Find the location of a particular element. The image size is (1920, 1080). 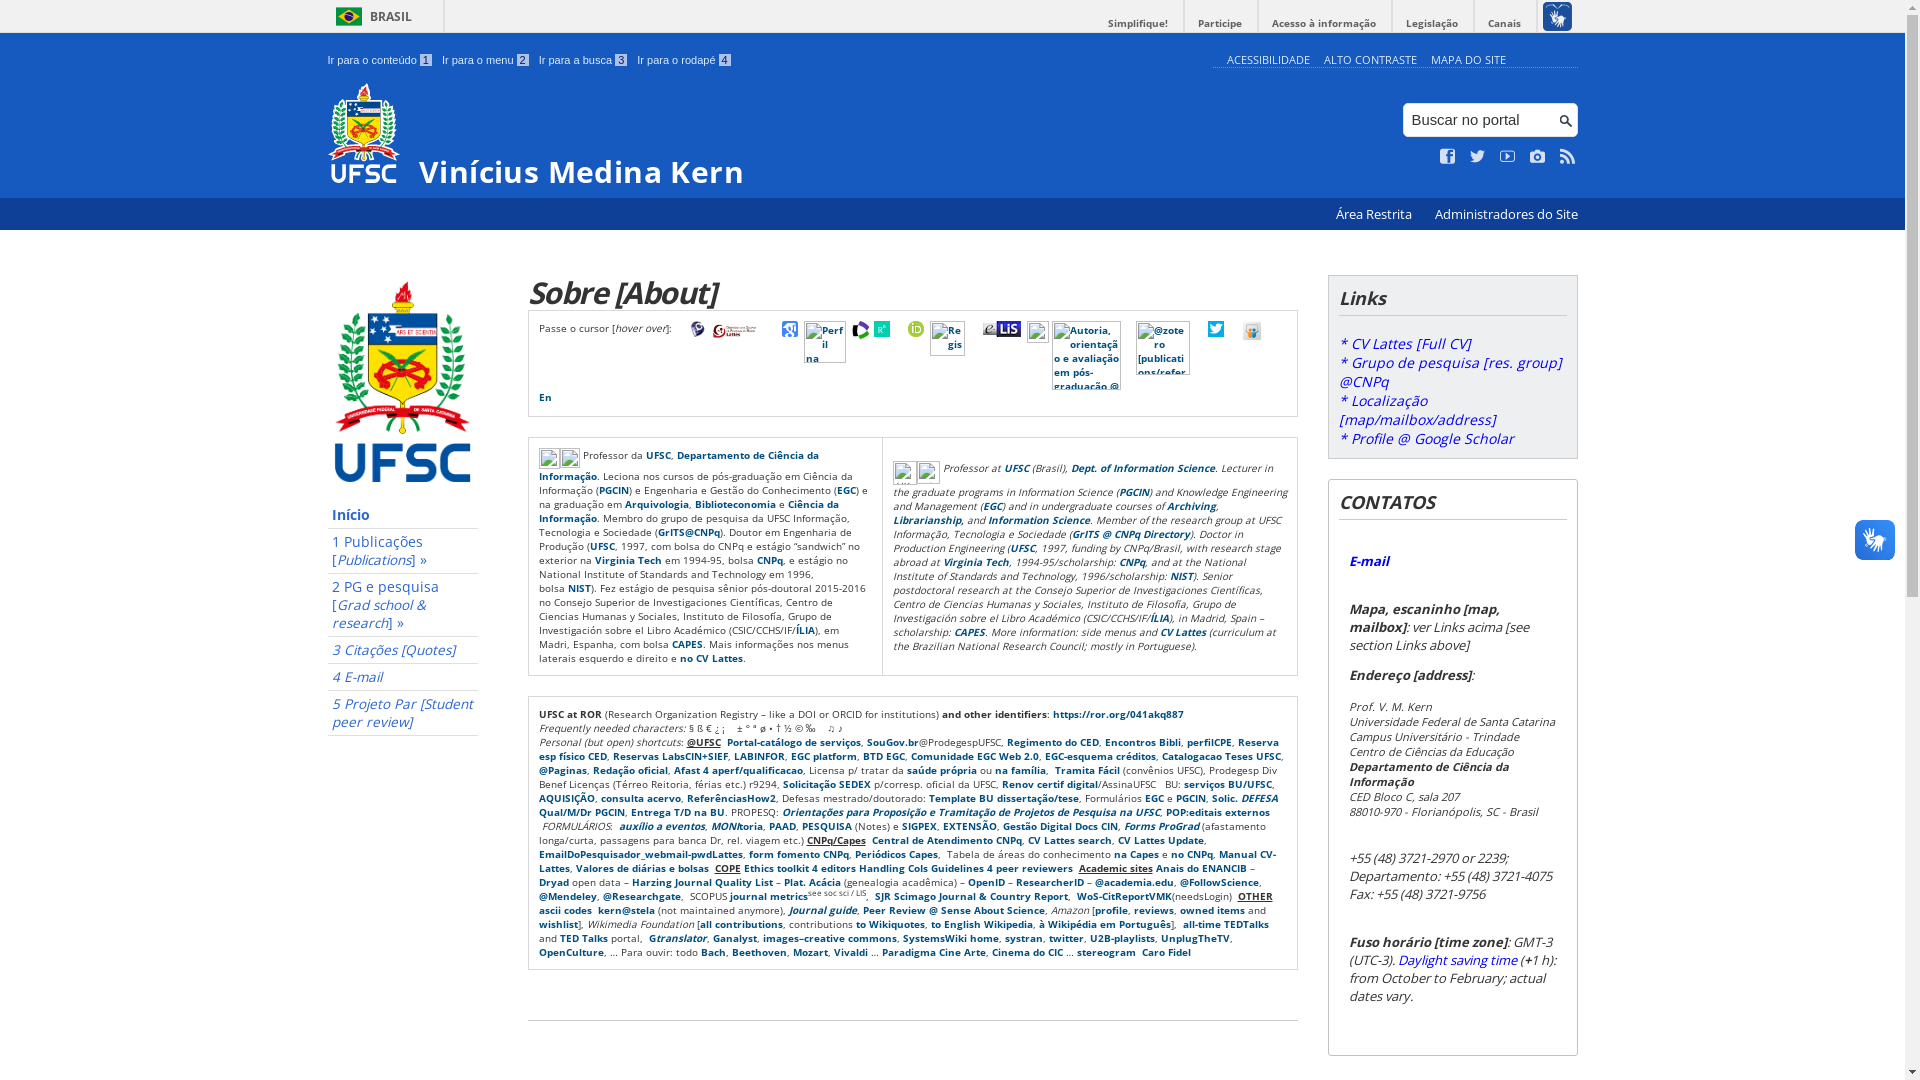

'Archiving' is located at coordinates (1190, 504).